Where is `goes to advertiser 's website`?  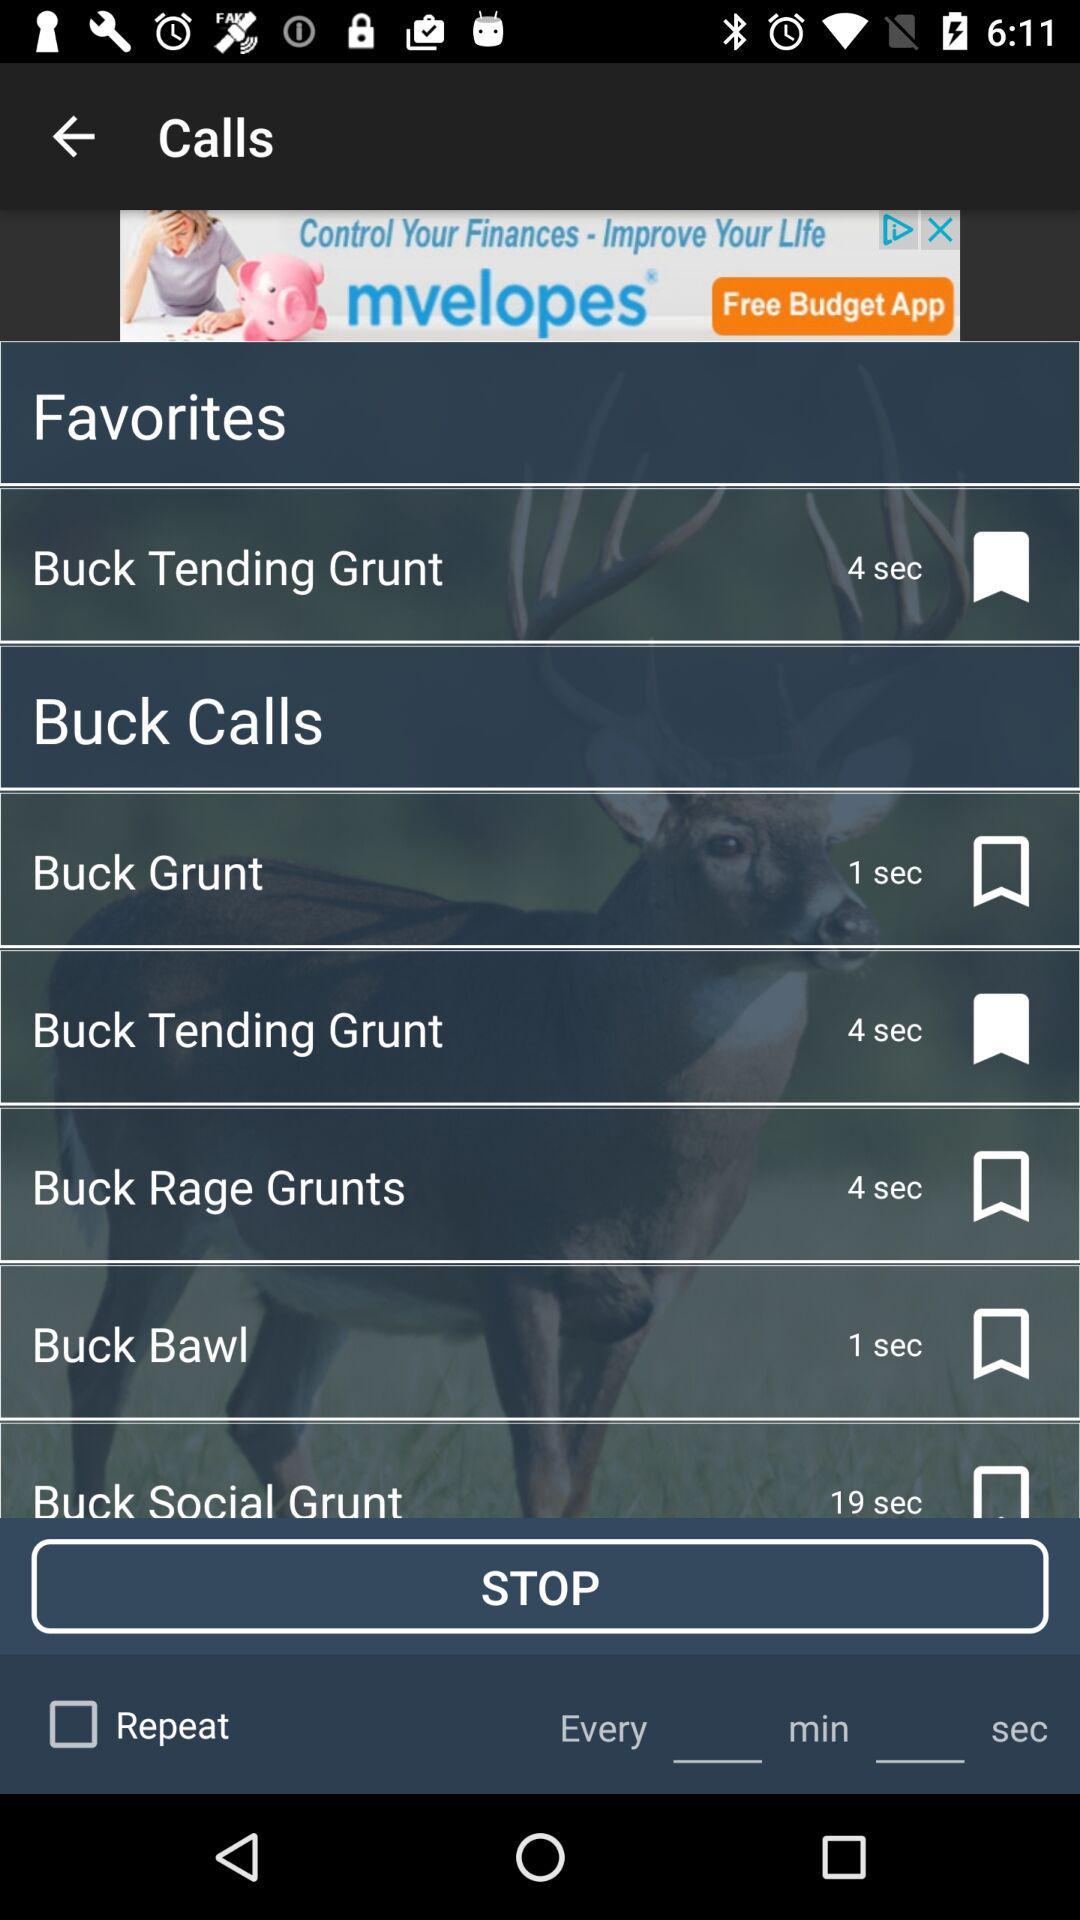
goes to advertiser 's website is located at coordinates (540, 274).